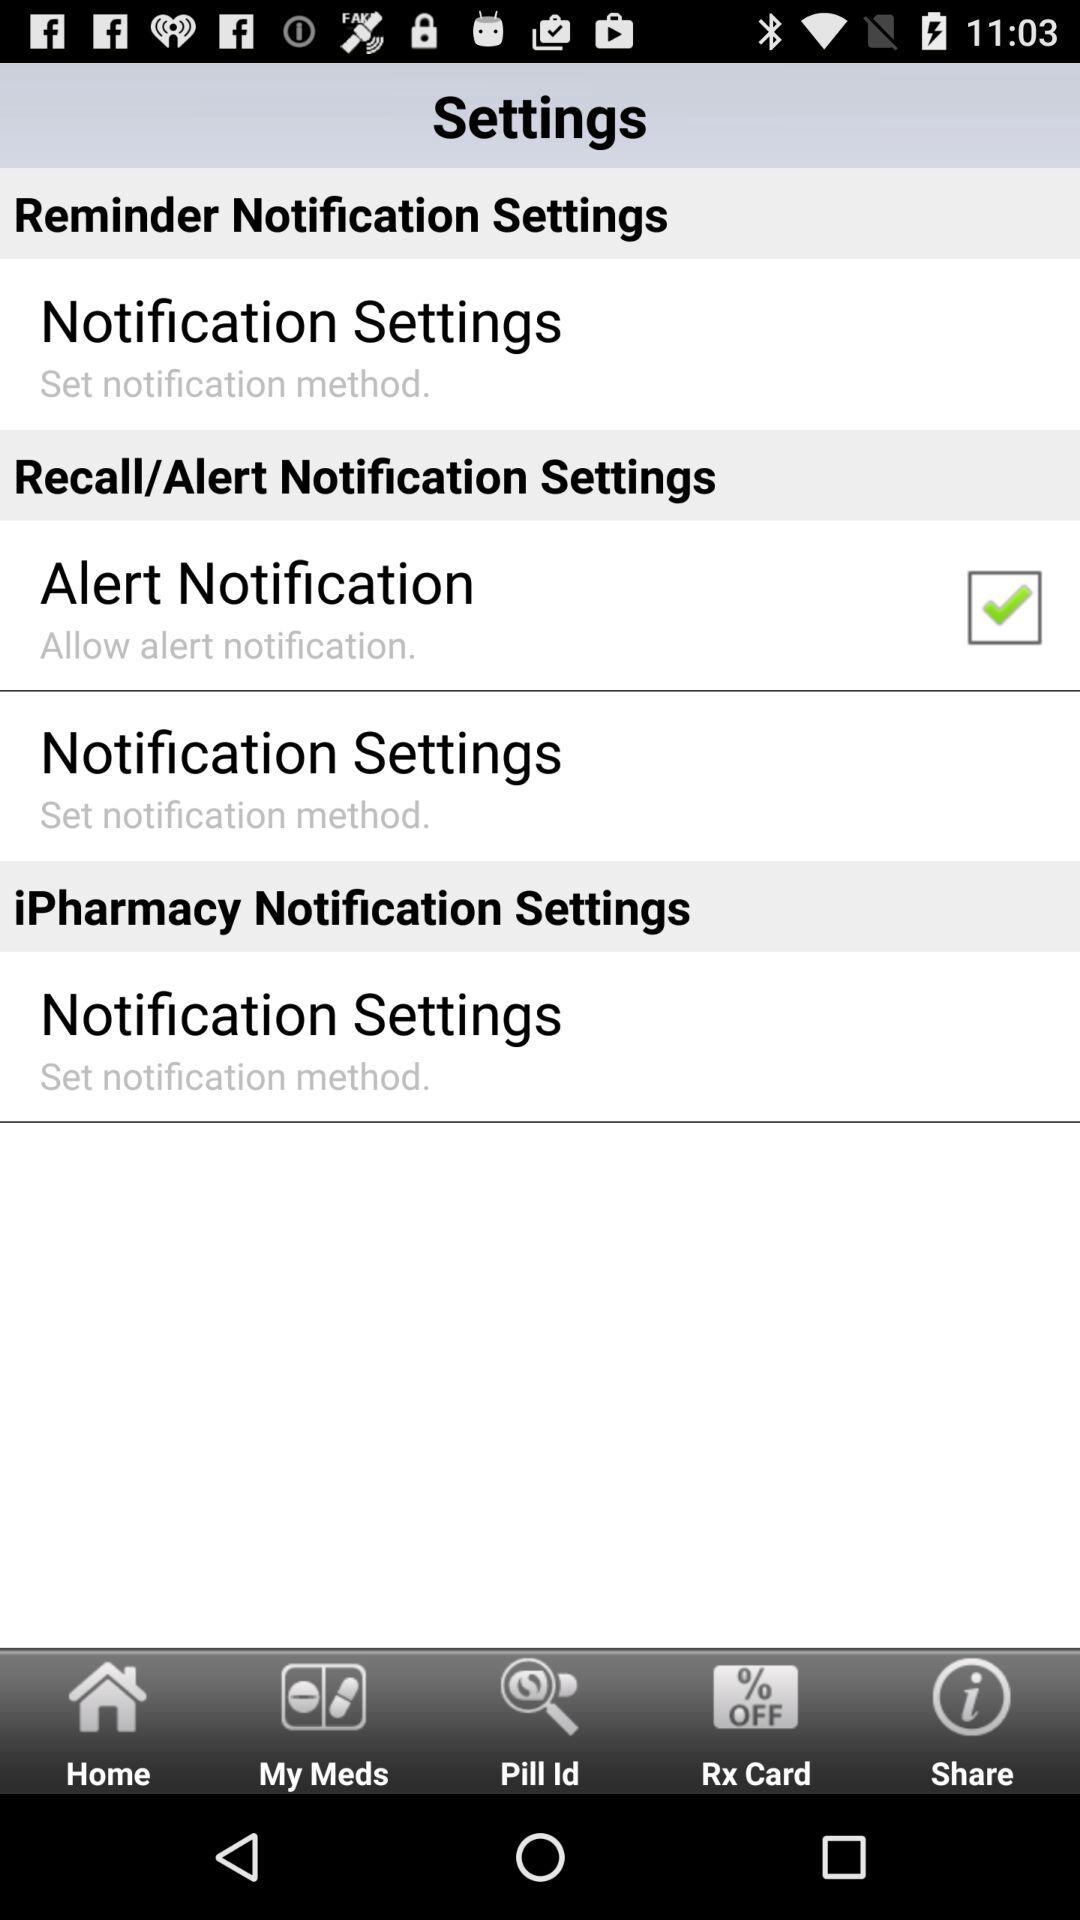 This screenshot has height=1920, width=1080. What do you see at coordinates (756, 1719) in the screenshot?
I see `the rx card item` at bounding box center [756, 1719].